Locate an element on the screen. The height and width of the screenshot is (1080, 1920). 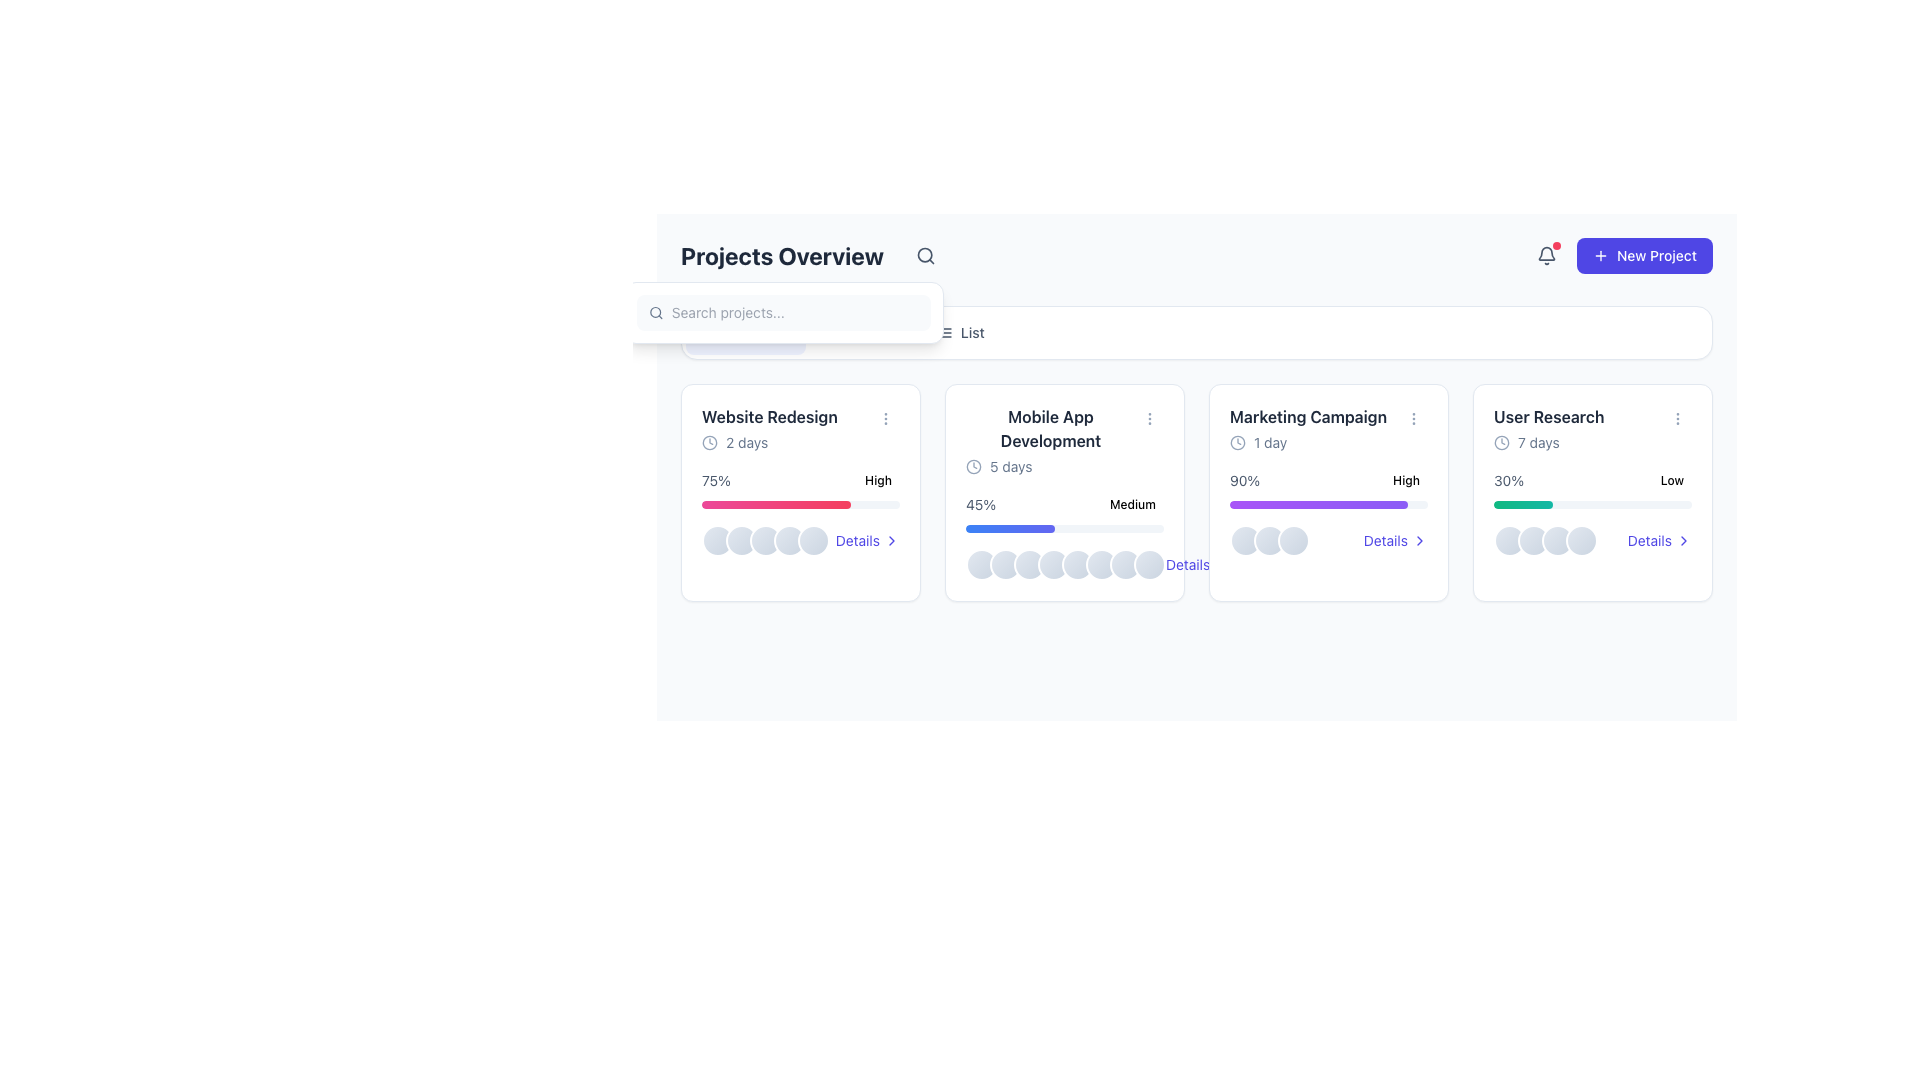
the 'User Research' card component is located at coordinates (1592, 493).